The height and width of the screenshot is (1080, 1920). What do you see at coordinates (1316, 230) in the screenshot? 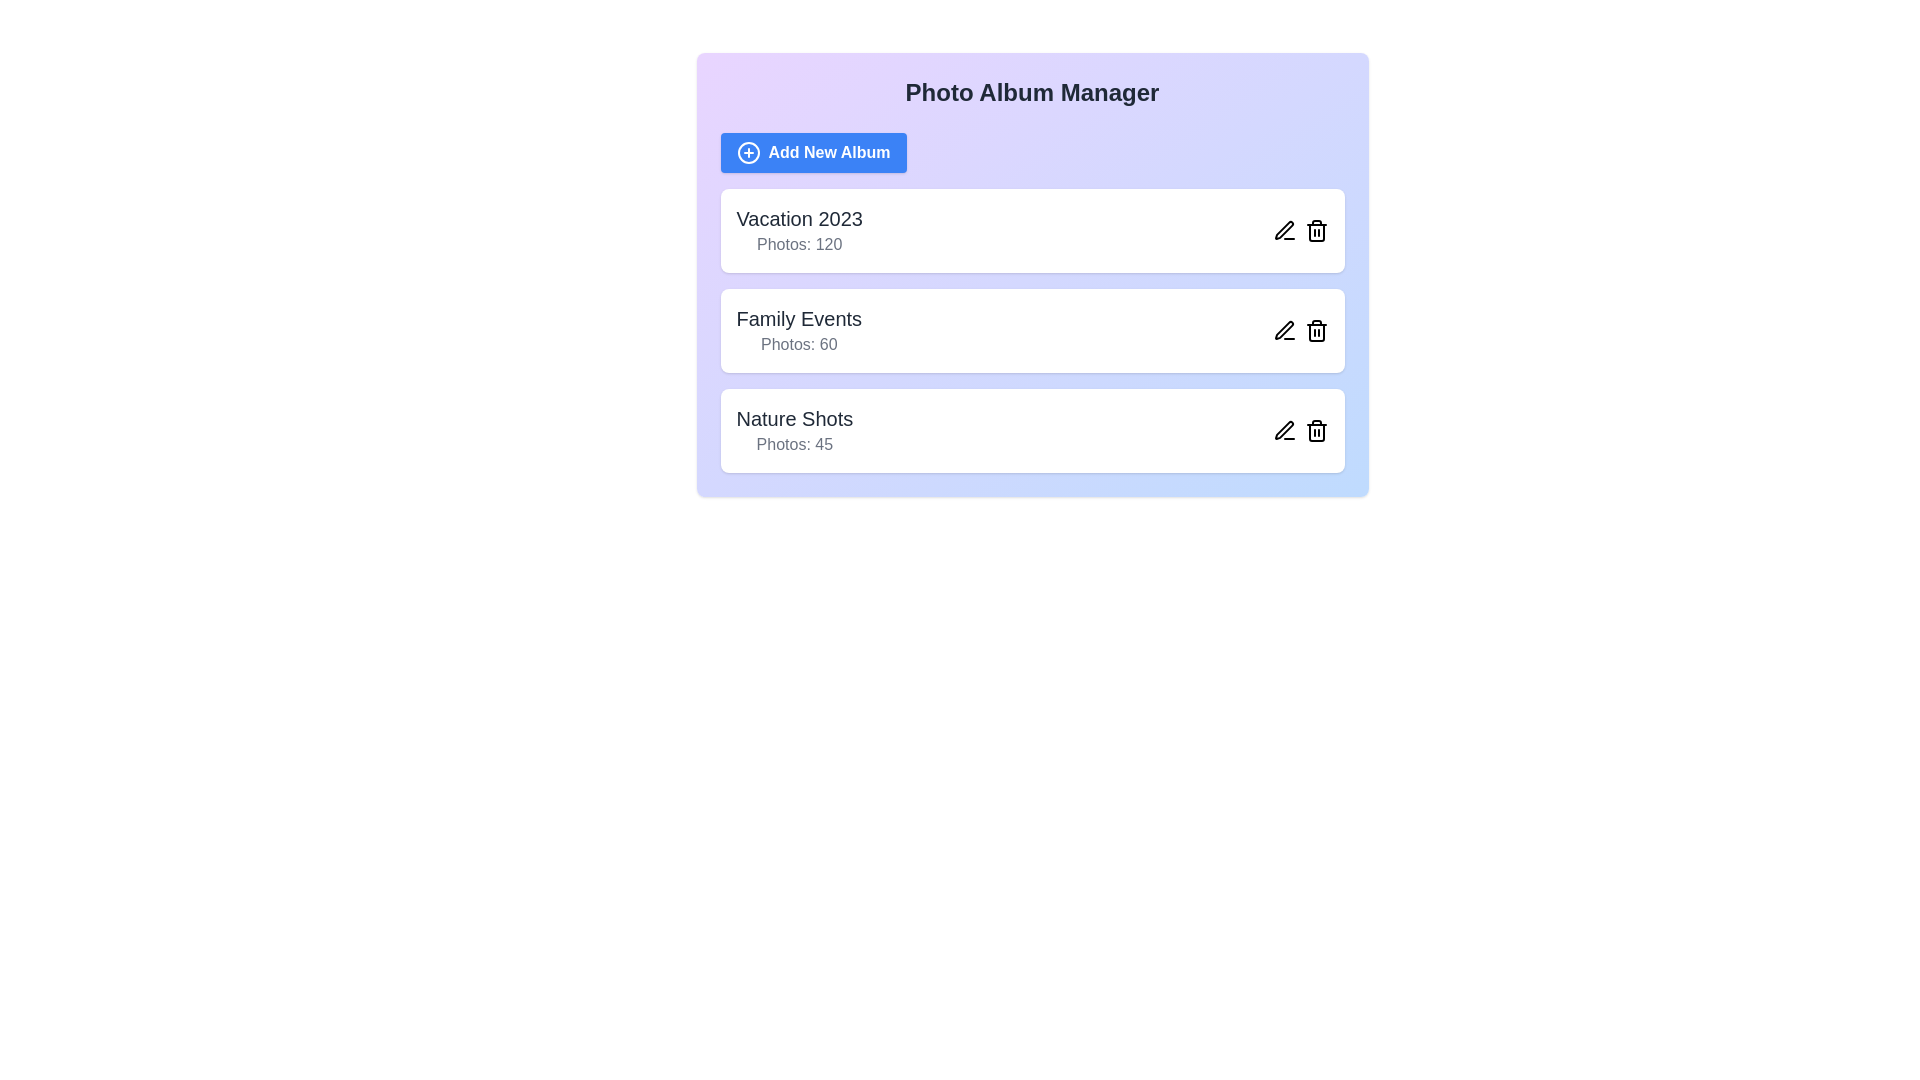
I see `delete button for the album titled Vacation 2023` at bounding box center [1316, 230].